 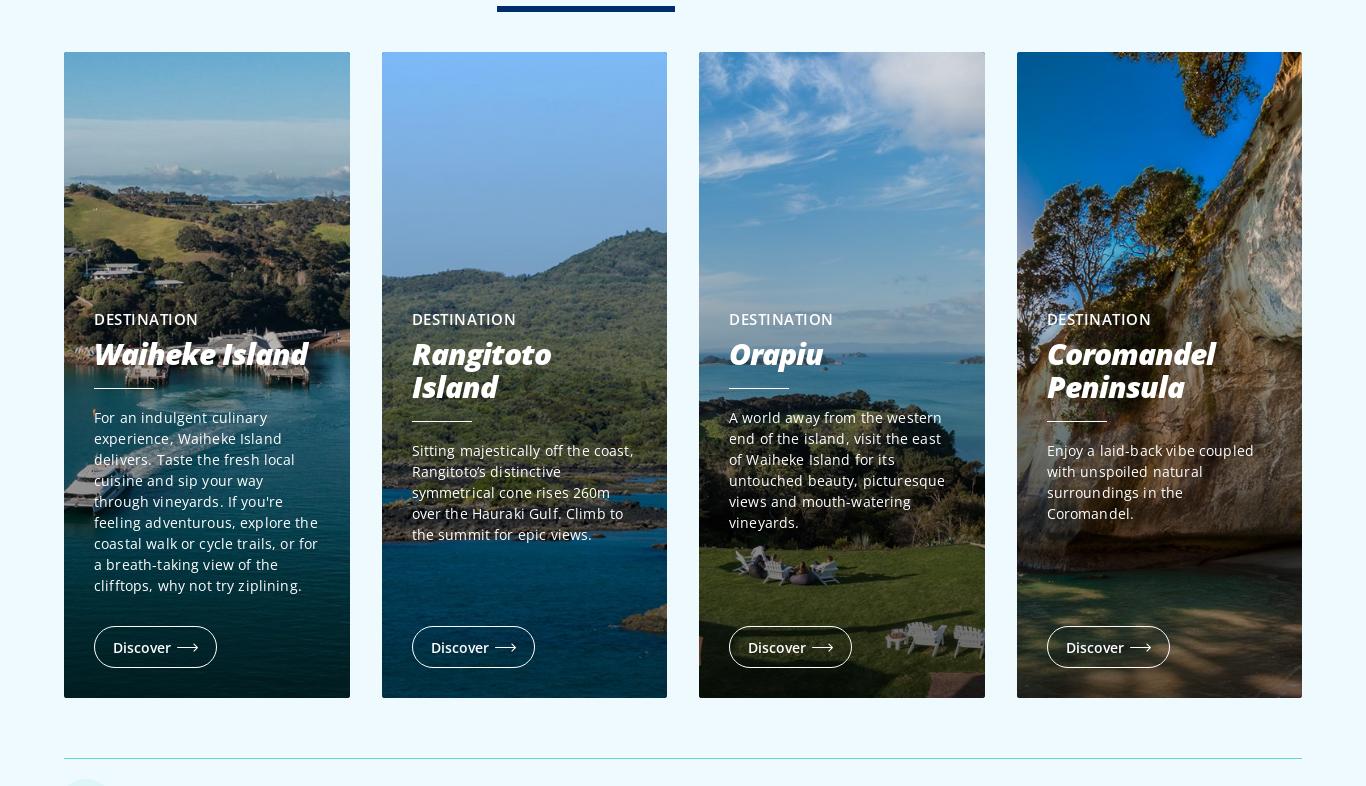 I want to click on 'Orapiu', so click(x=776, y=353).